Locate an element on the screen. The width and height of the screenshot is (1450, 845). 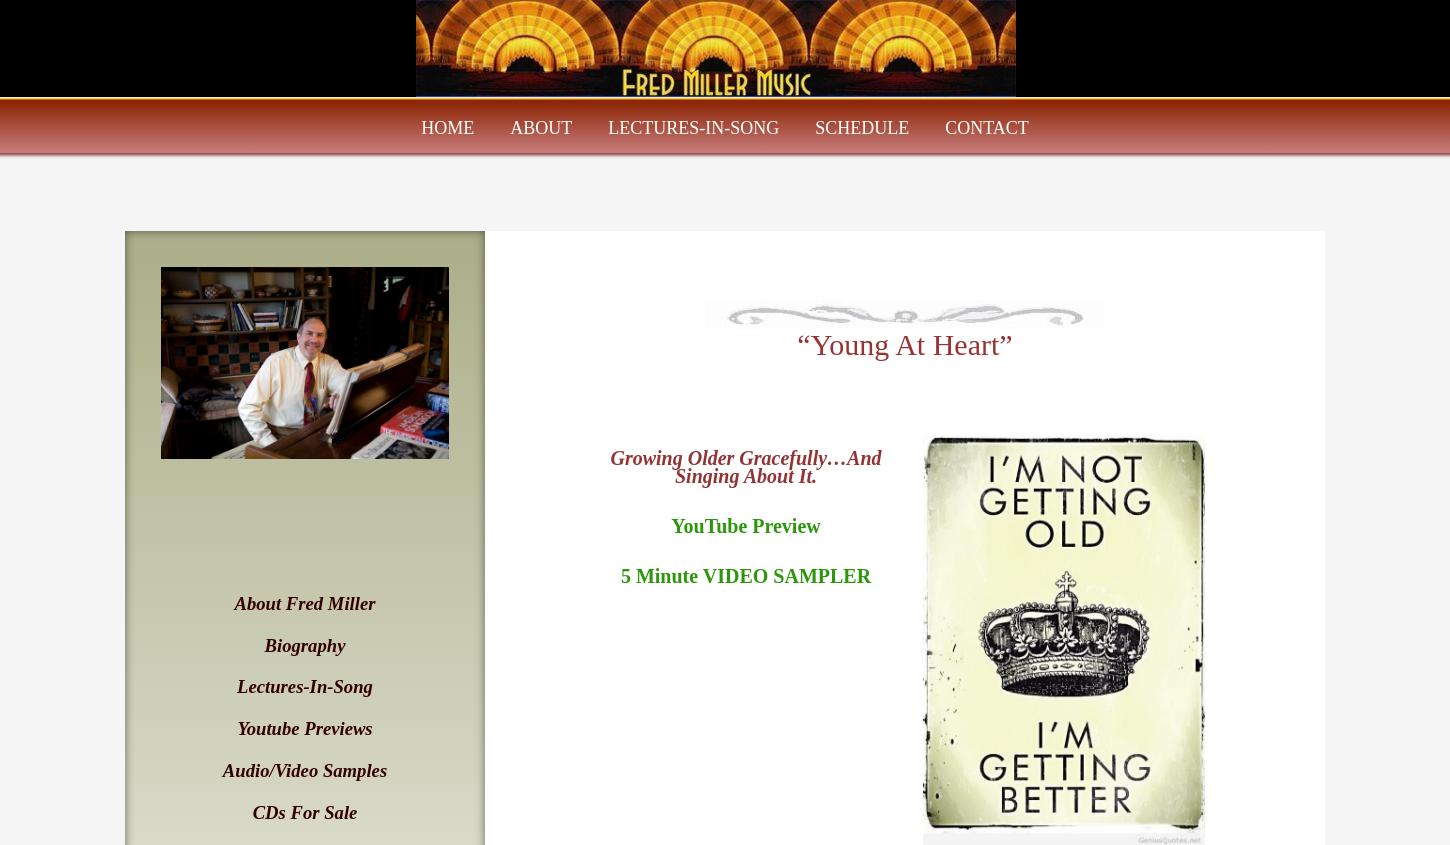
'Youtube Previews' is located at coordinates (304, 727).